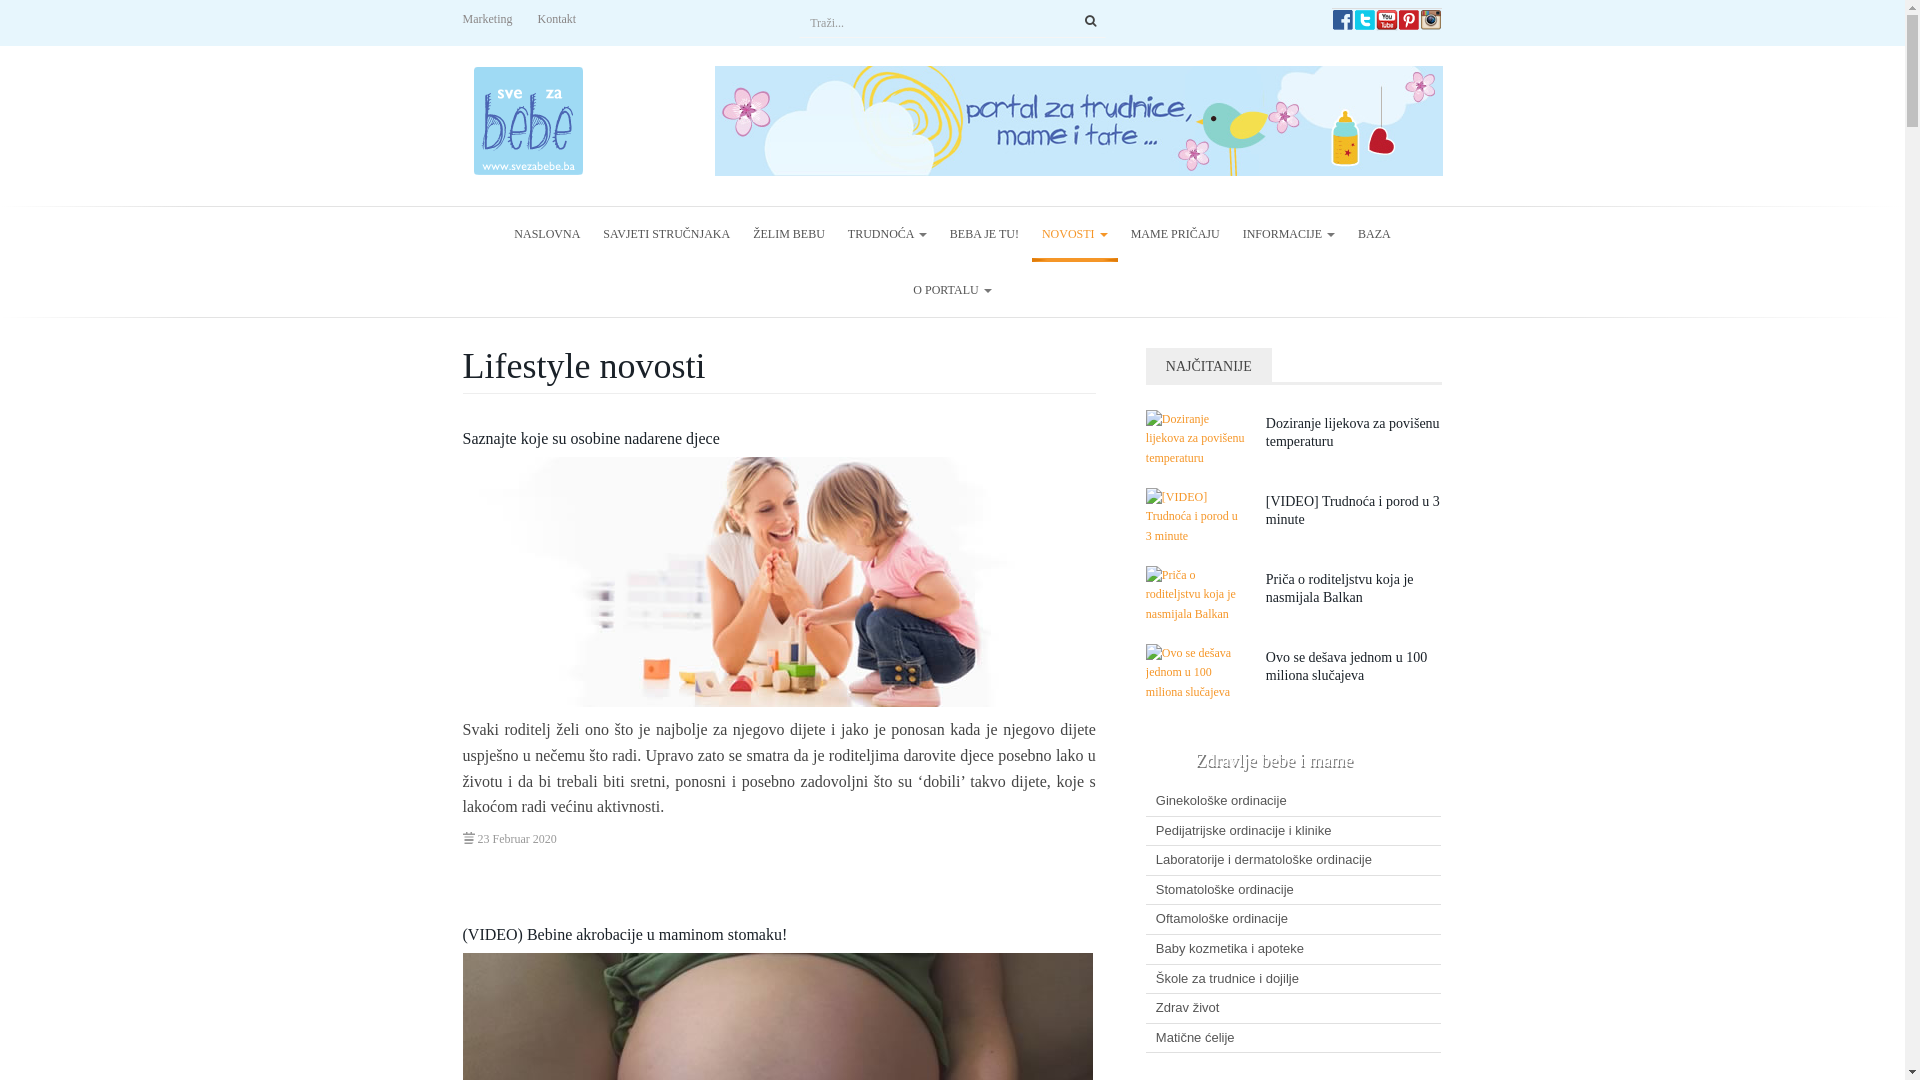 This screenshot has height=1080, width=1920. Describe the element at coordinates (901, 289) in the screenshot. I see `'O PORTALU'` at that location.